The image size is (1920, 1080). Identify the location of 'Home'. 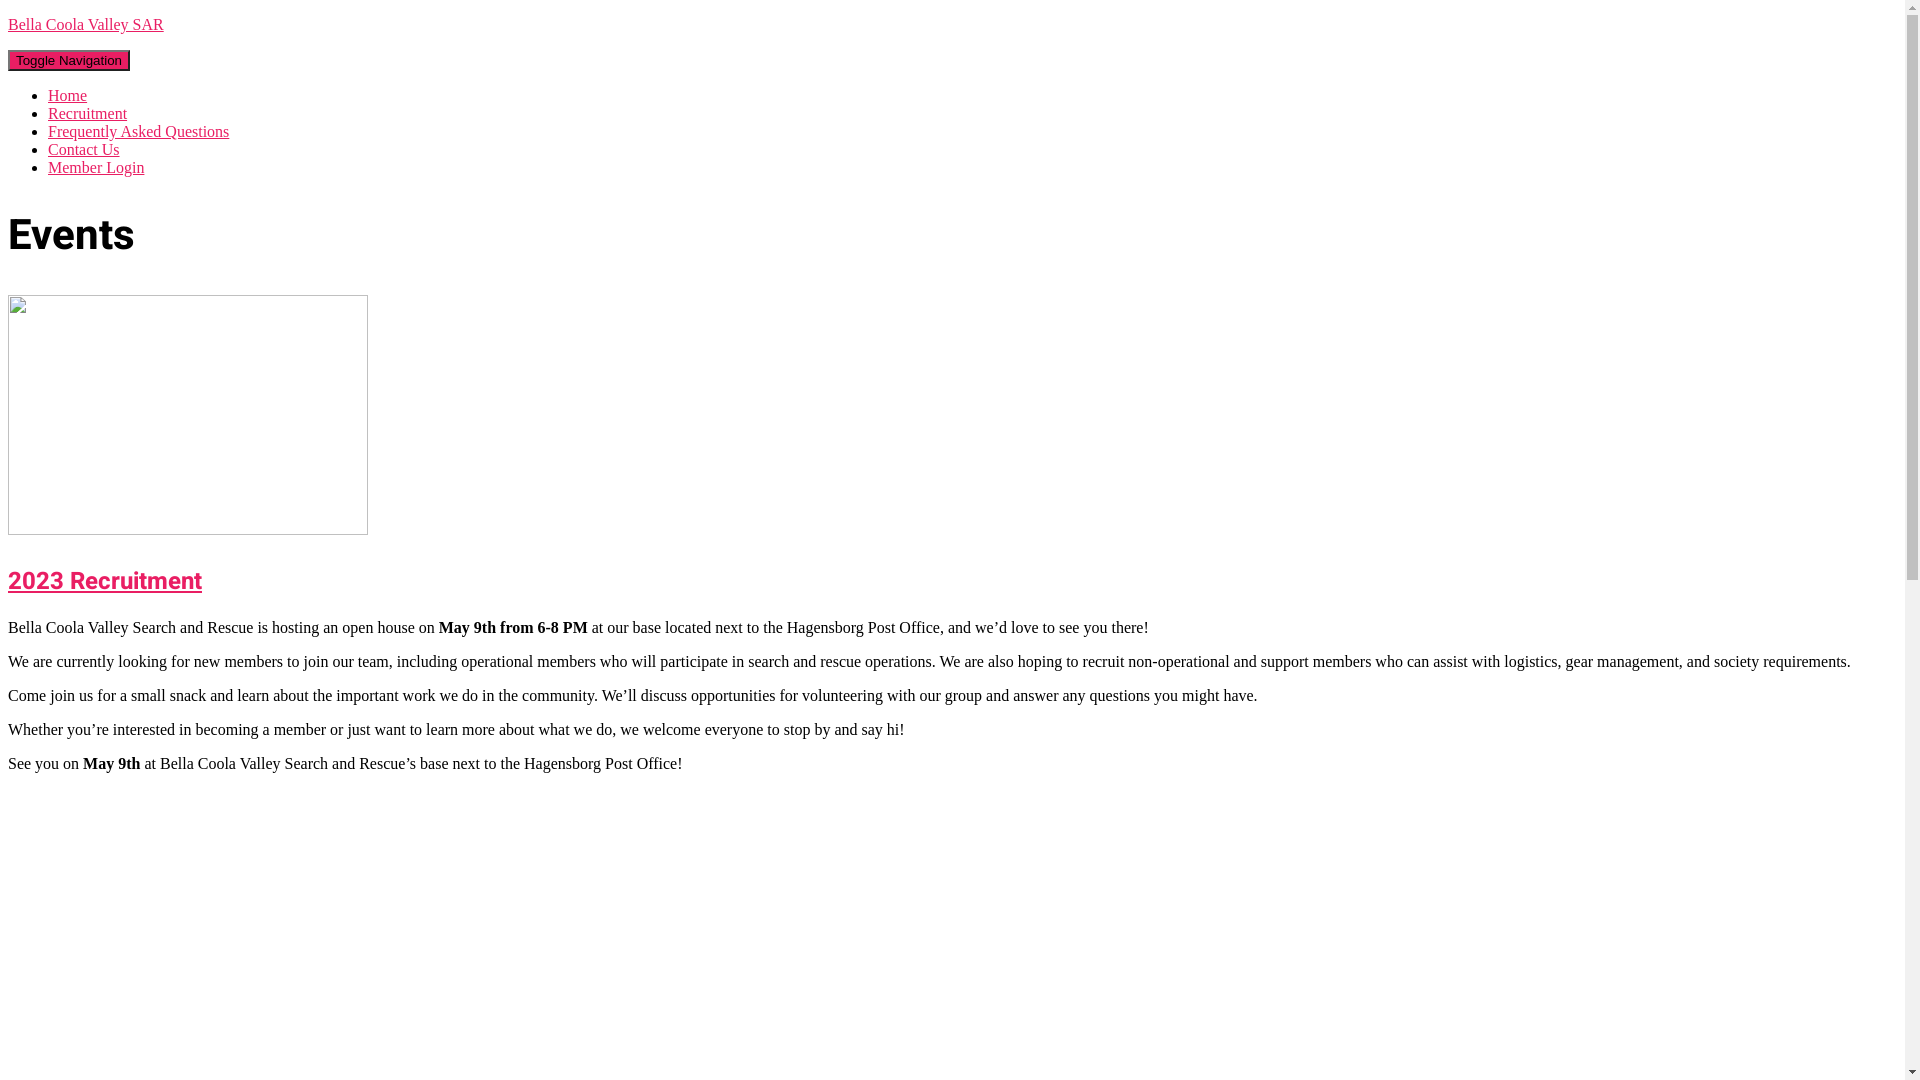
(67, 95).